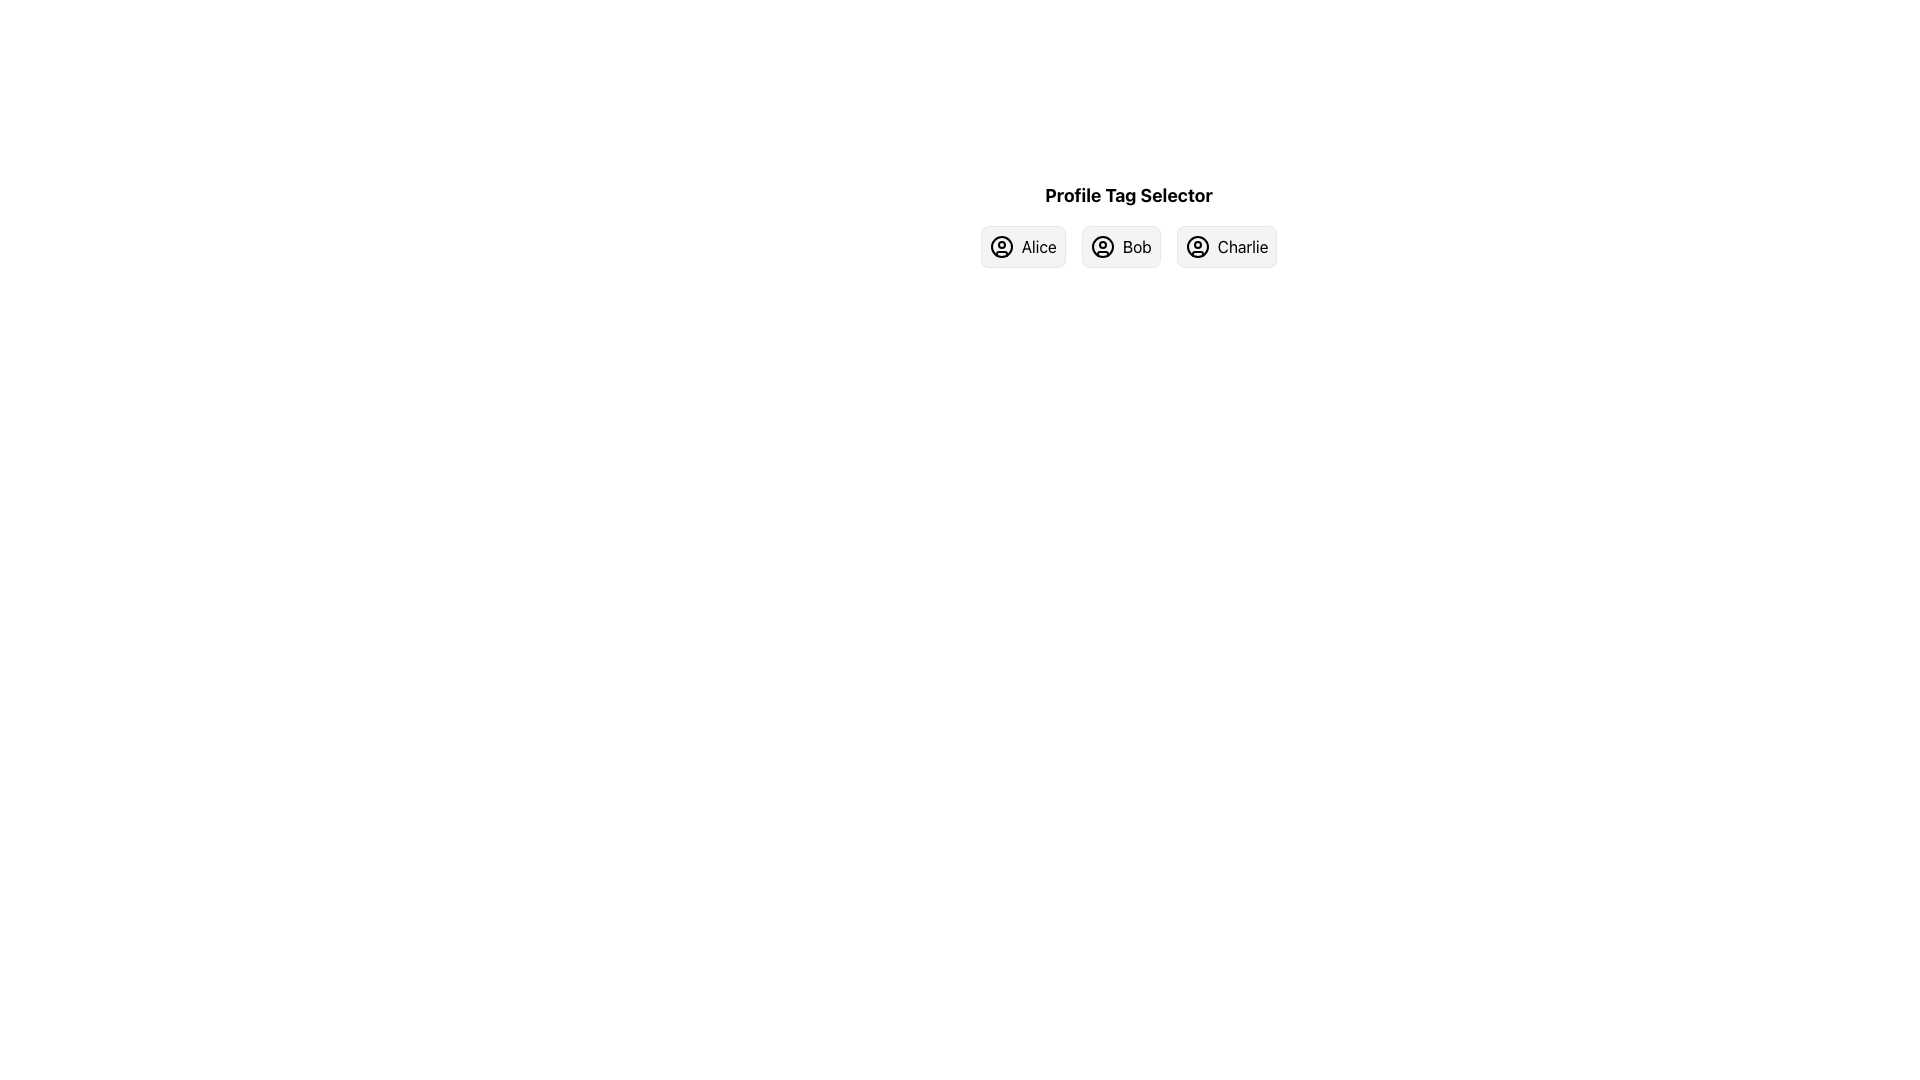  I want to click on the user avatar icon located next to the text 'Bob', which is a circular icon with a smaller internal circle representing a head and a curved line suggesting shoulders, so click(1101, 245).